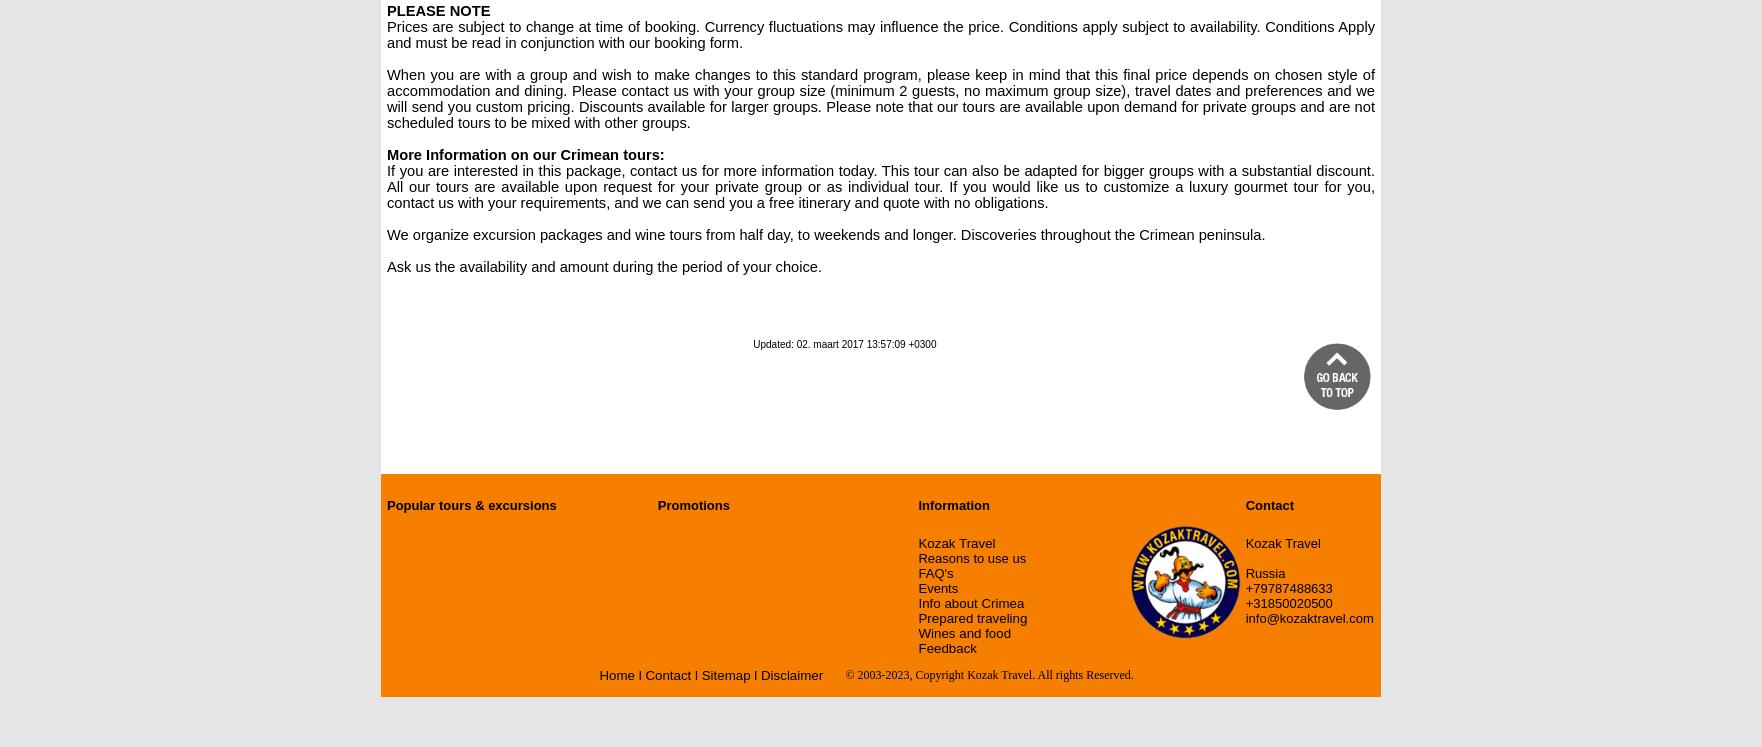 This screenshot has height=747, width=1762. What do you see at coordinates (881, 98) in the screenshot?
I see `'When you are with a group and wish to make changes to this standard program, please keep in mind that this final price depends on chosen style of accommodation and dining. Please contact us with your group size (minimum 2 guests, no maximum group size), travel dates and preferences and we will send you custom pricing. Discounts available for larger groups. Please note that our tours are available upon demand for 
		private groups and are not scheduled tours to be mixed with other groups.'` at bounding box center [881, 98].